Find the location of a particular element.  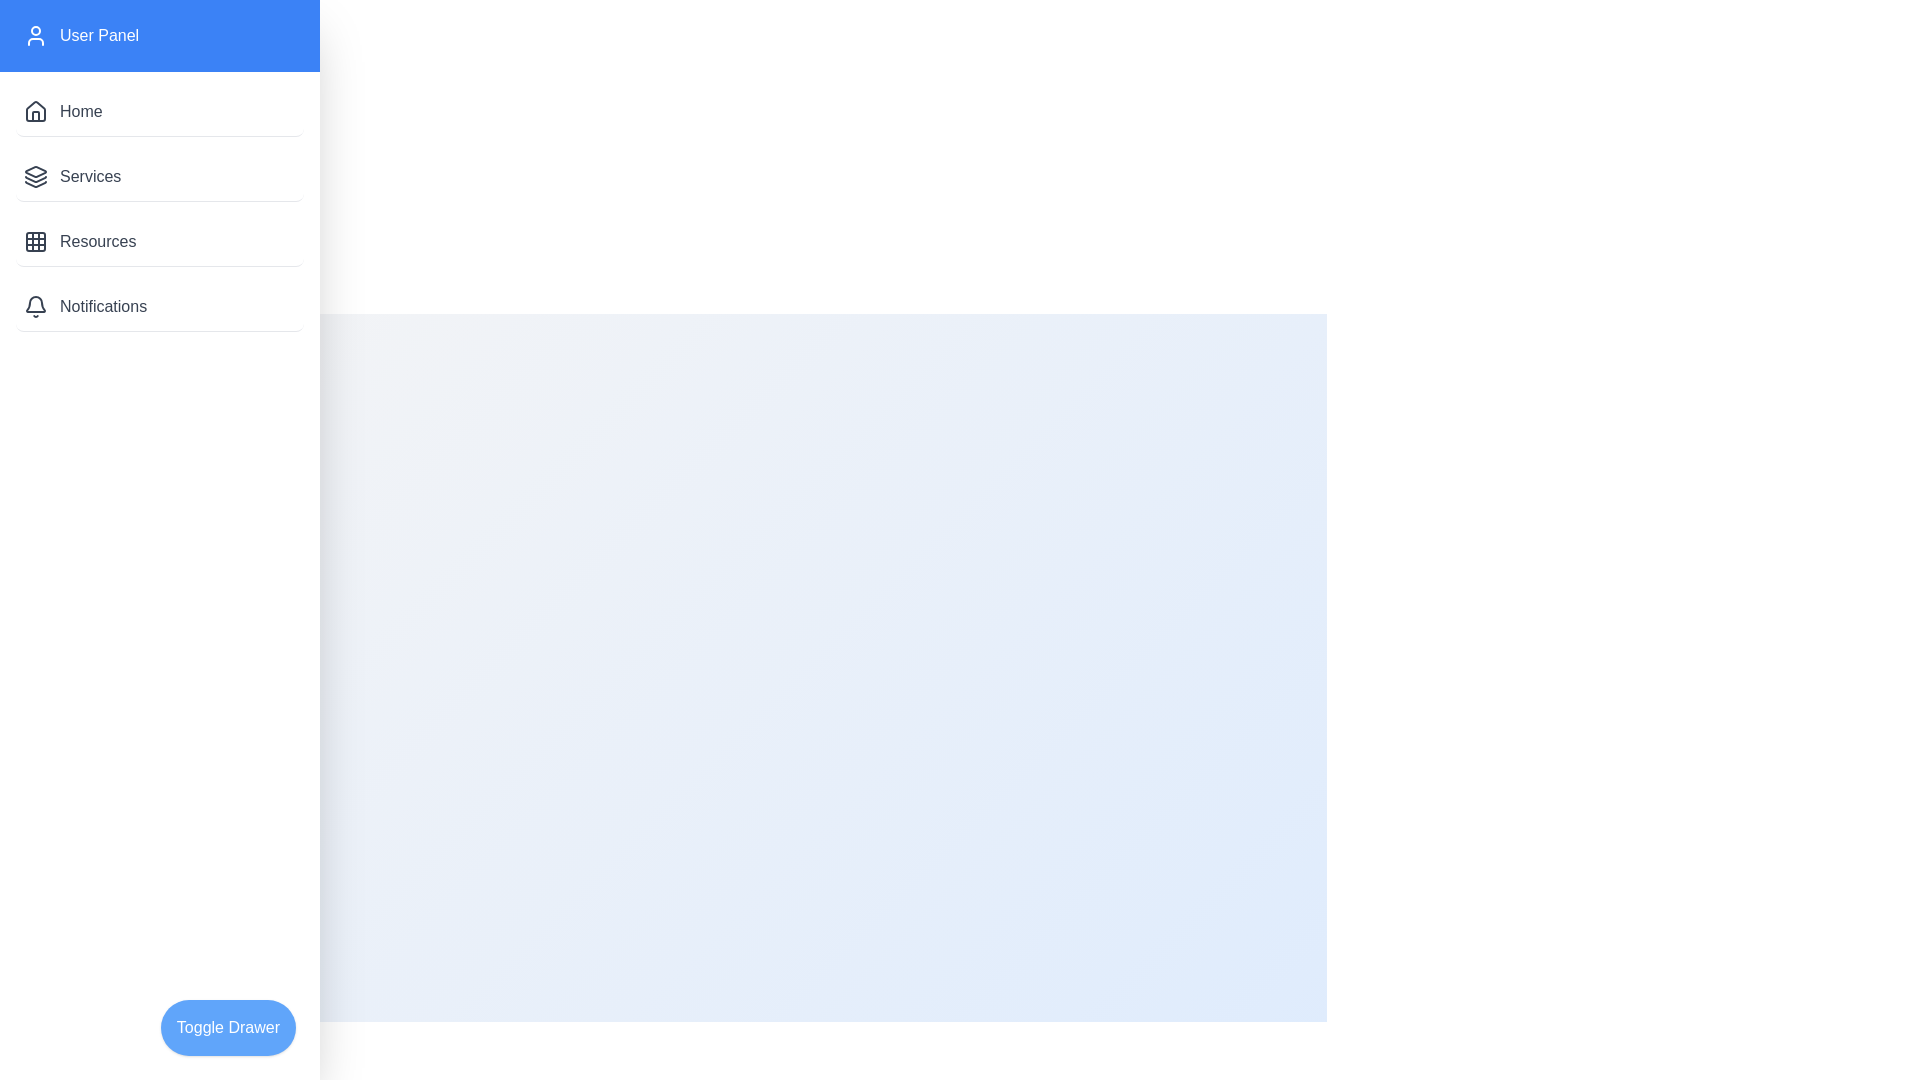

the menu item Notifications in the drawer is located at coordinates (158, 307).